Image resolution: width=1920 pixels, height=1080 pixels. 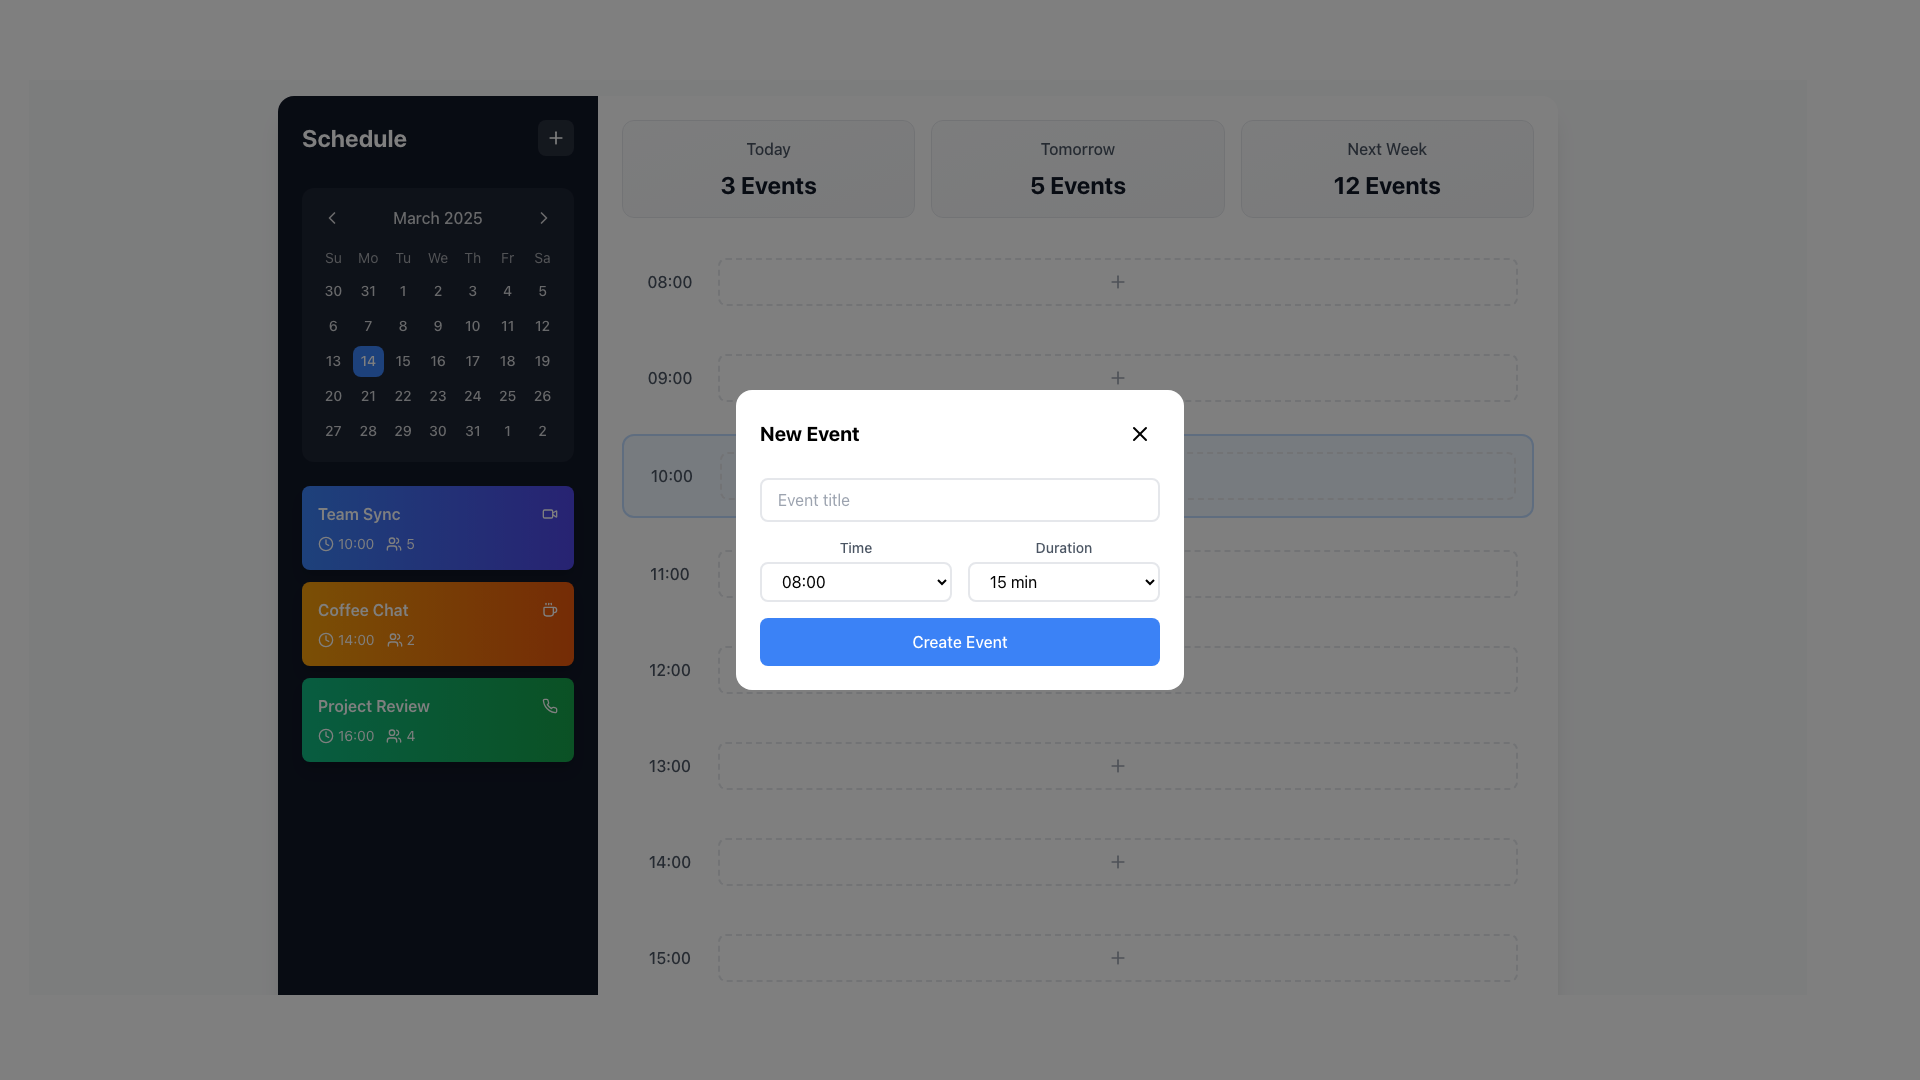 I want to click on the rounded square button with the number '28' in a light font, located, so click(x=368, y=429).